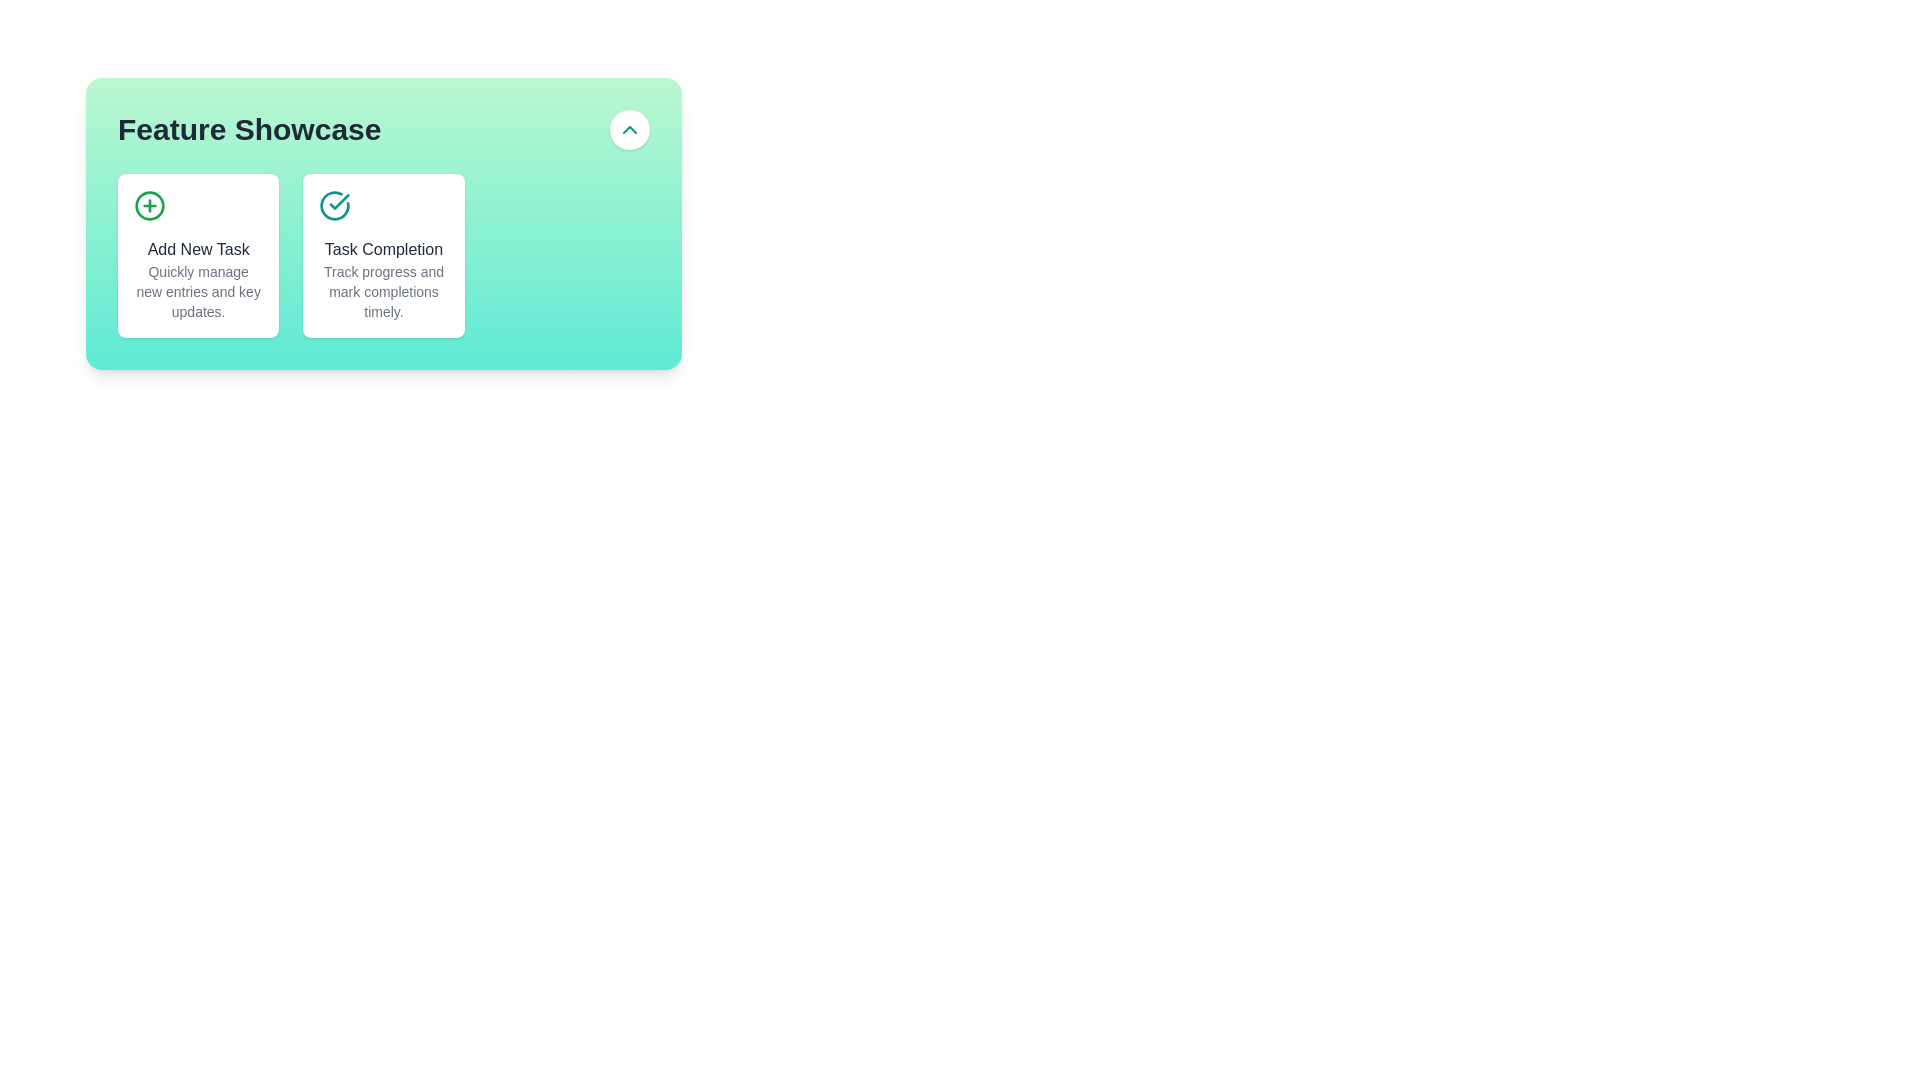 The image size is (1920, 1080). Describe the element at coordinates (148, 205) in the screenshot. I see `the green-bordered circle icon containing a plus symbol to initiate a new task action` at that location.